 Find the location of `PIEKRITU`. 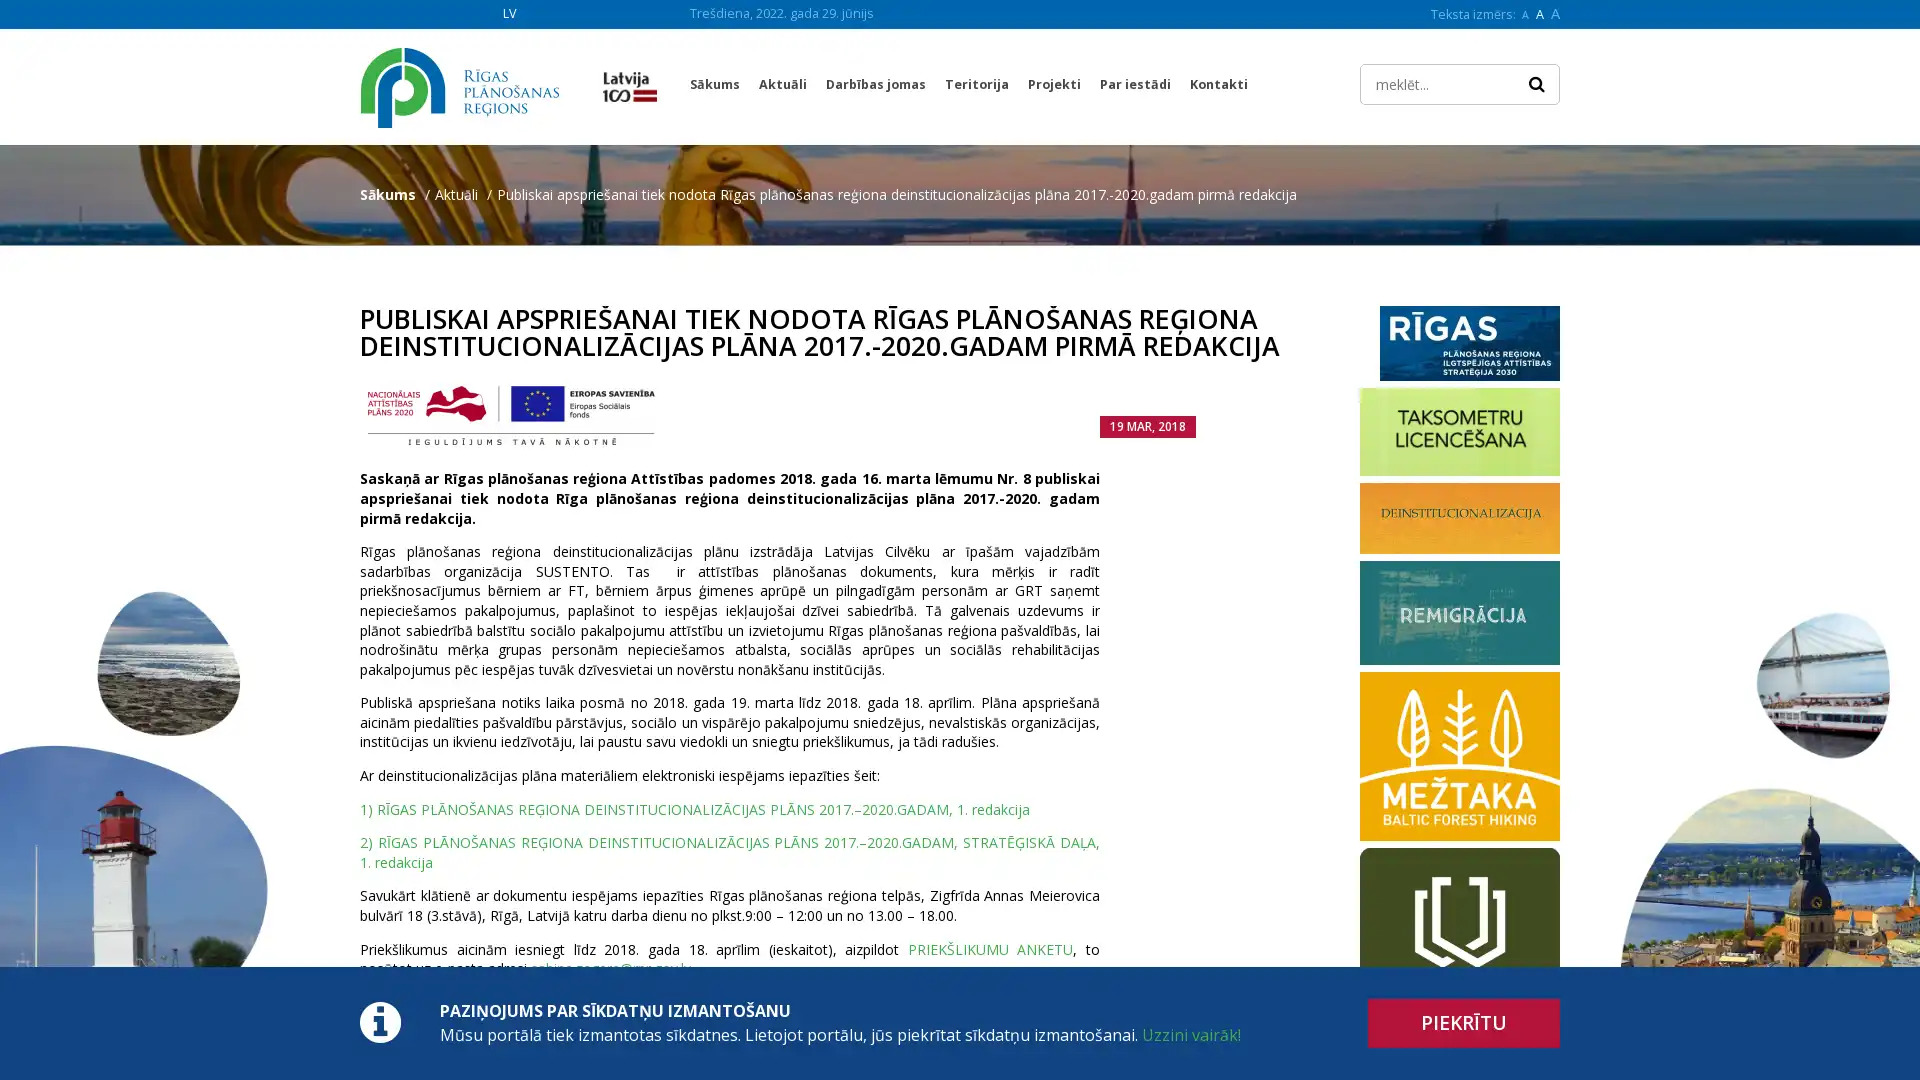

PIEKRITU is located at coordinates (1464, 1023).